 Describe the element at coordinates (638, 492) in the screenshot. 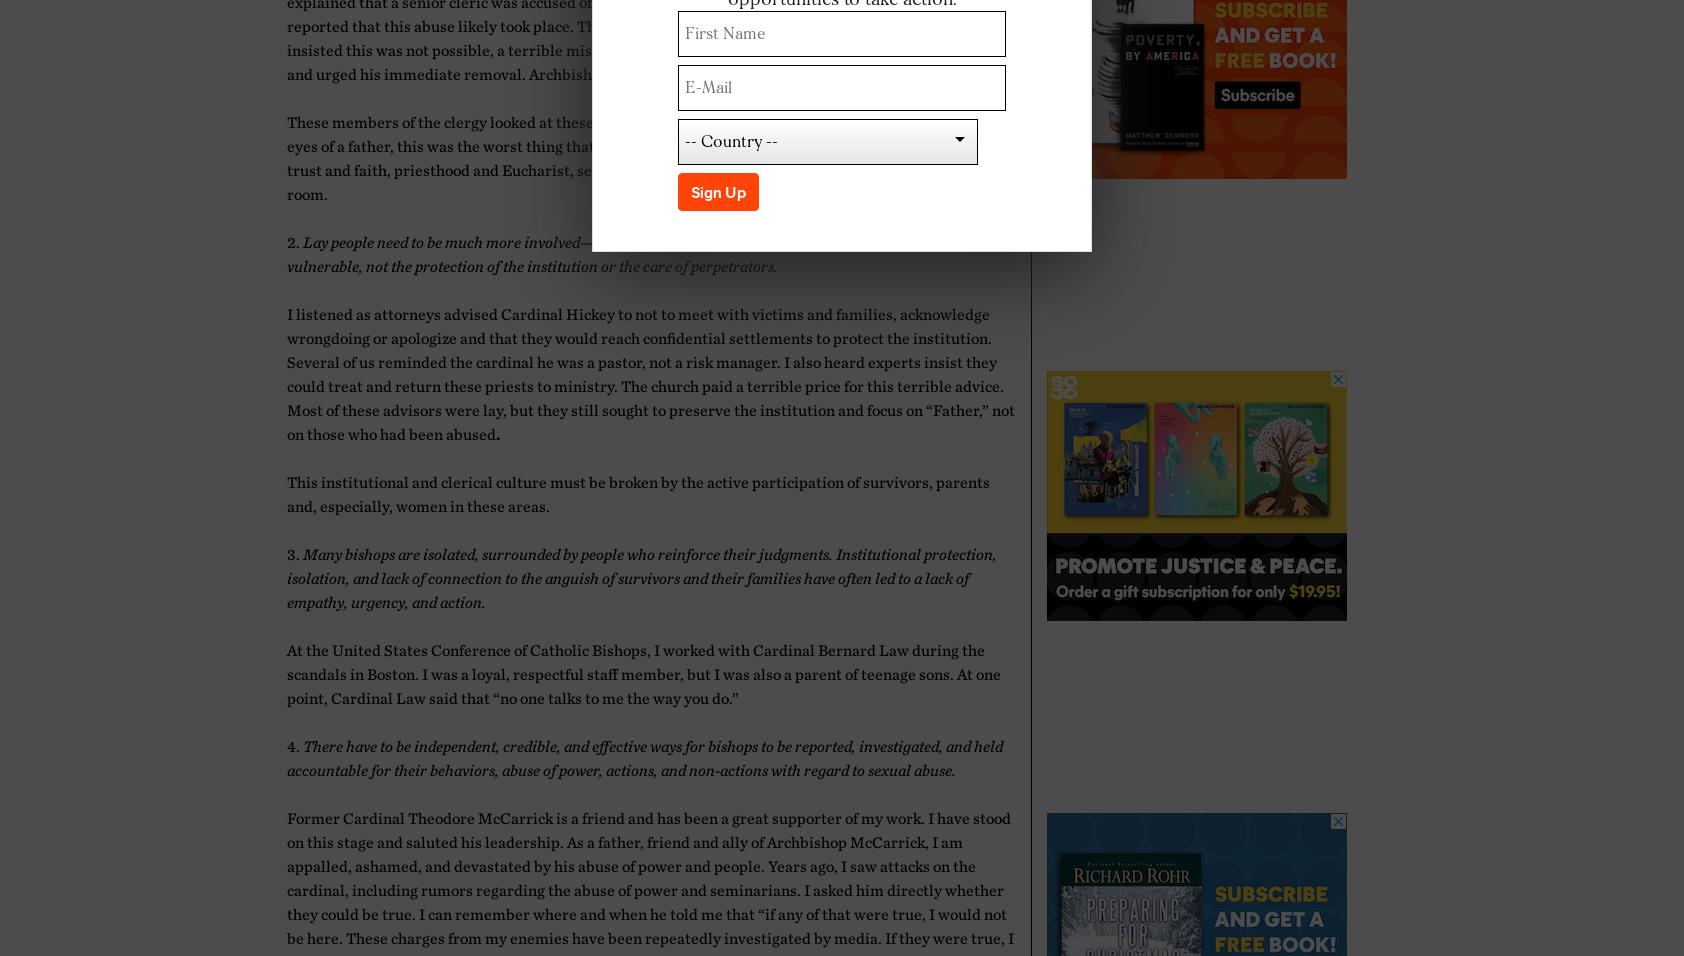

I see `'This institutional and clerical culture must be broken by the active participation of survivors, parents and, especially, women in these areas.'` at that location.